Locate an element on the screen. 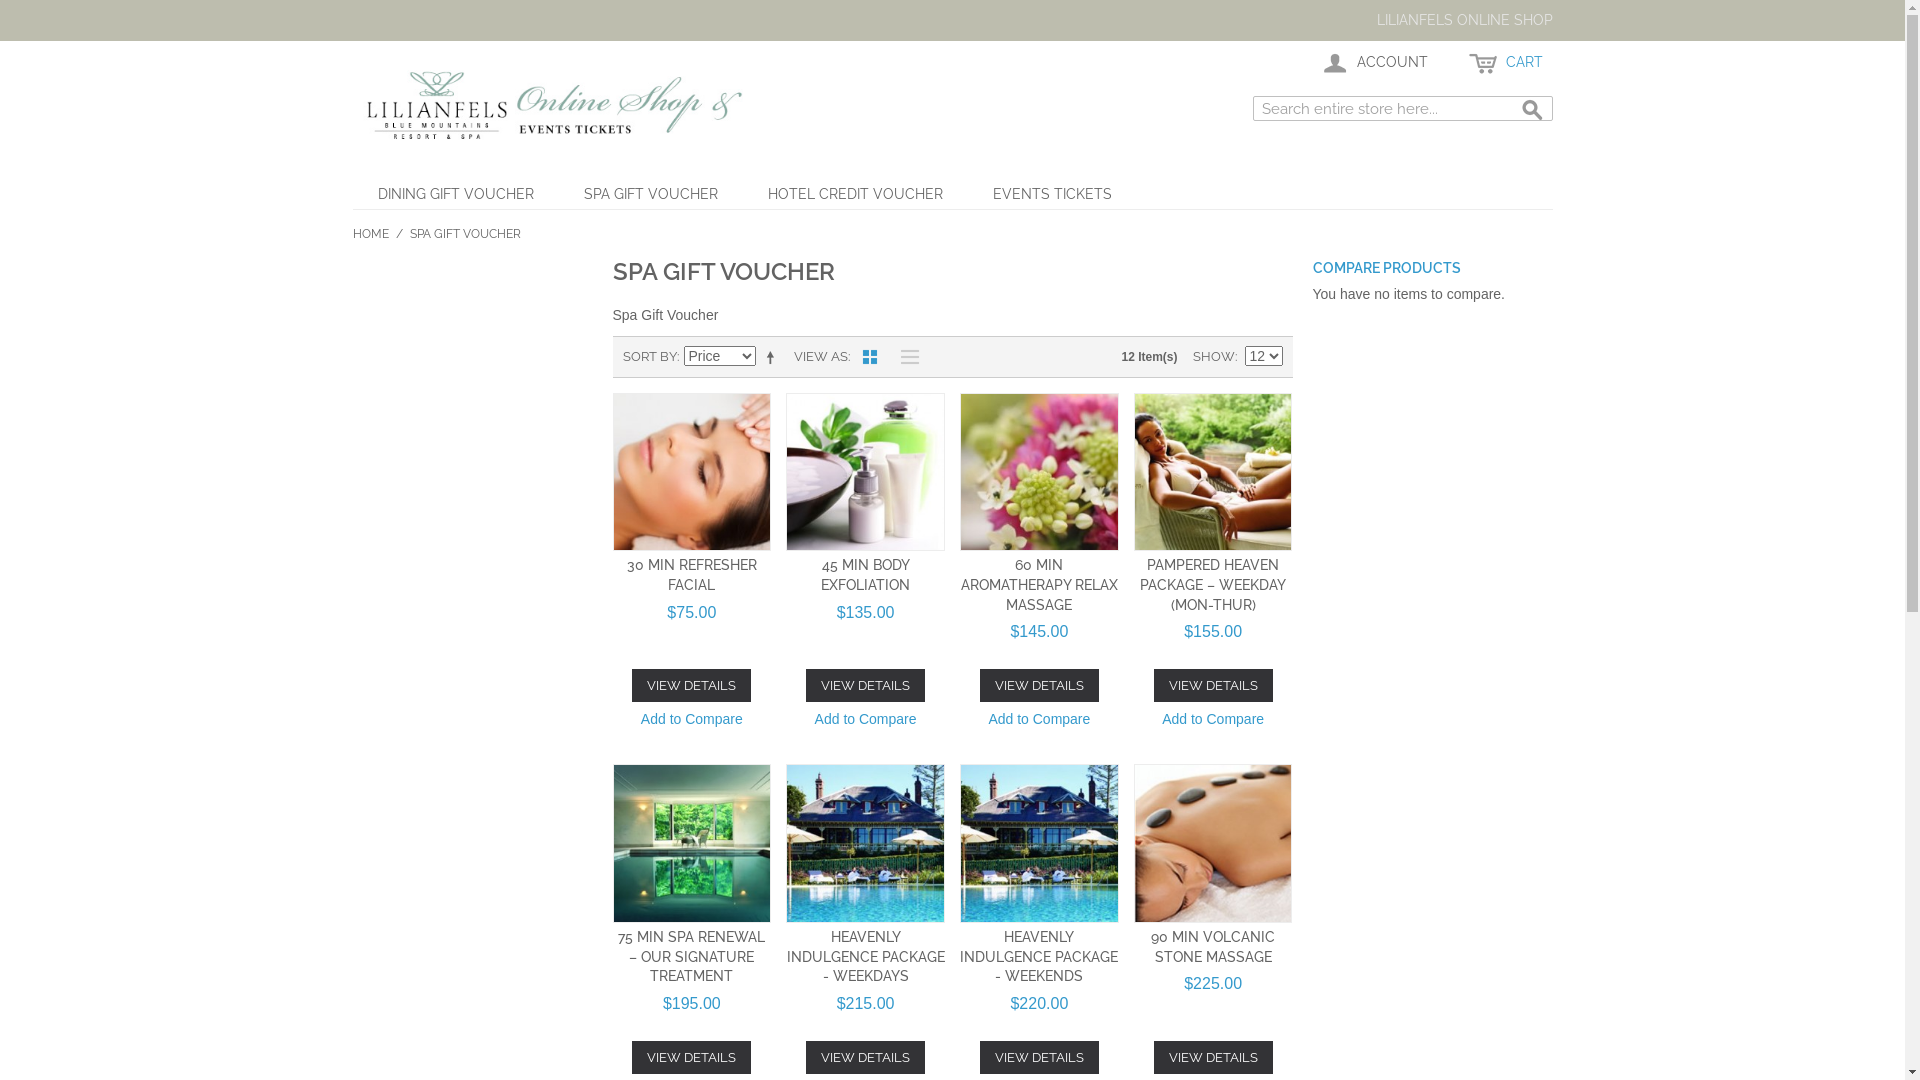 The image size is (1920, 1080). 'SPA GIFT VOUCHER' is located at coordinates (557, 193).